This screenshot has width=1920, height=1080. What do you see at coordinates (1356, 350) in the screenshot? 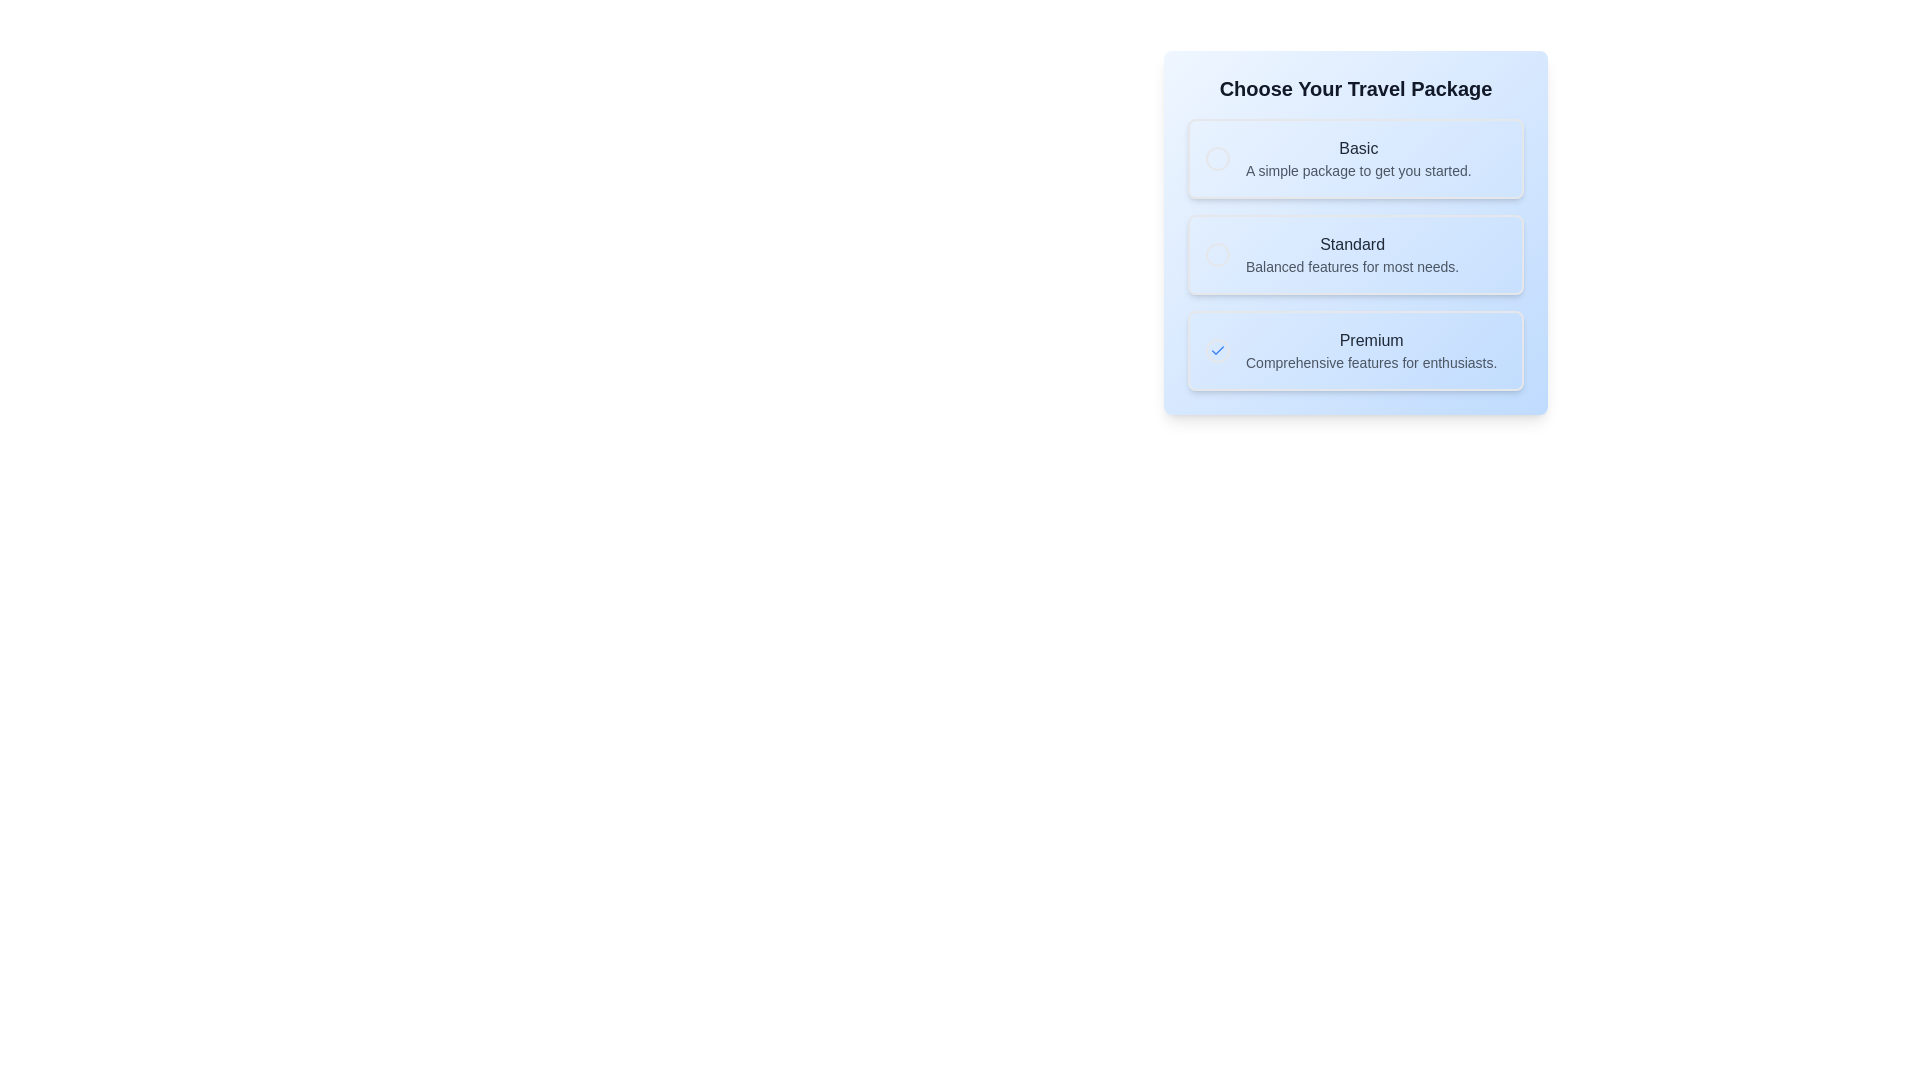
I see `the 'Premium' travel package selectable card to trigger the hover effect, which is the third option in the vertically arranged list beneath the 'Standard' option` at bounding box center [1356, 350].